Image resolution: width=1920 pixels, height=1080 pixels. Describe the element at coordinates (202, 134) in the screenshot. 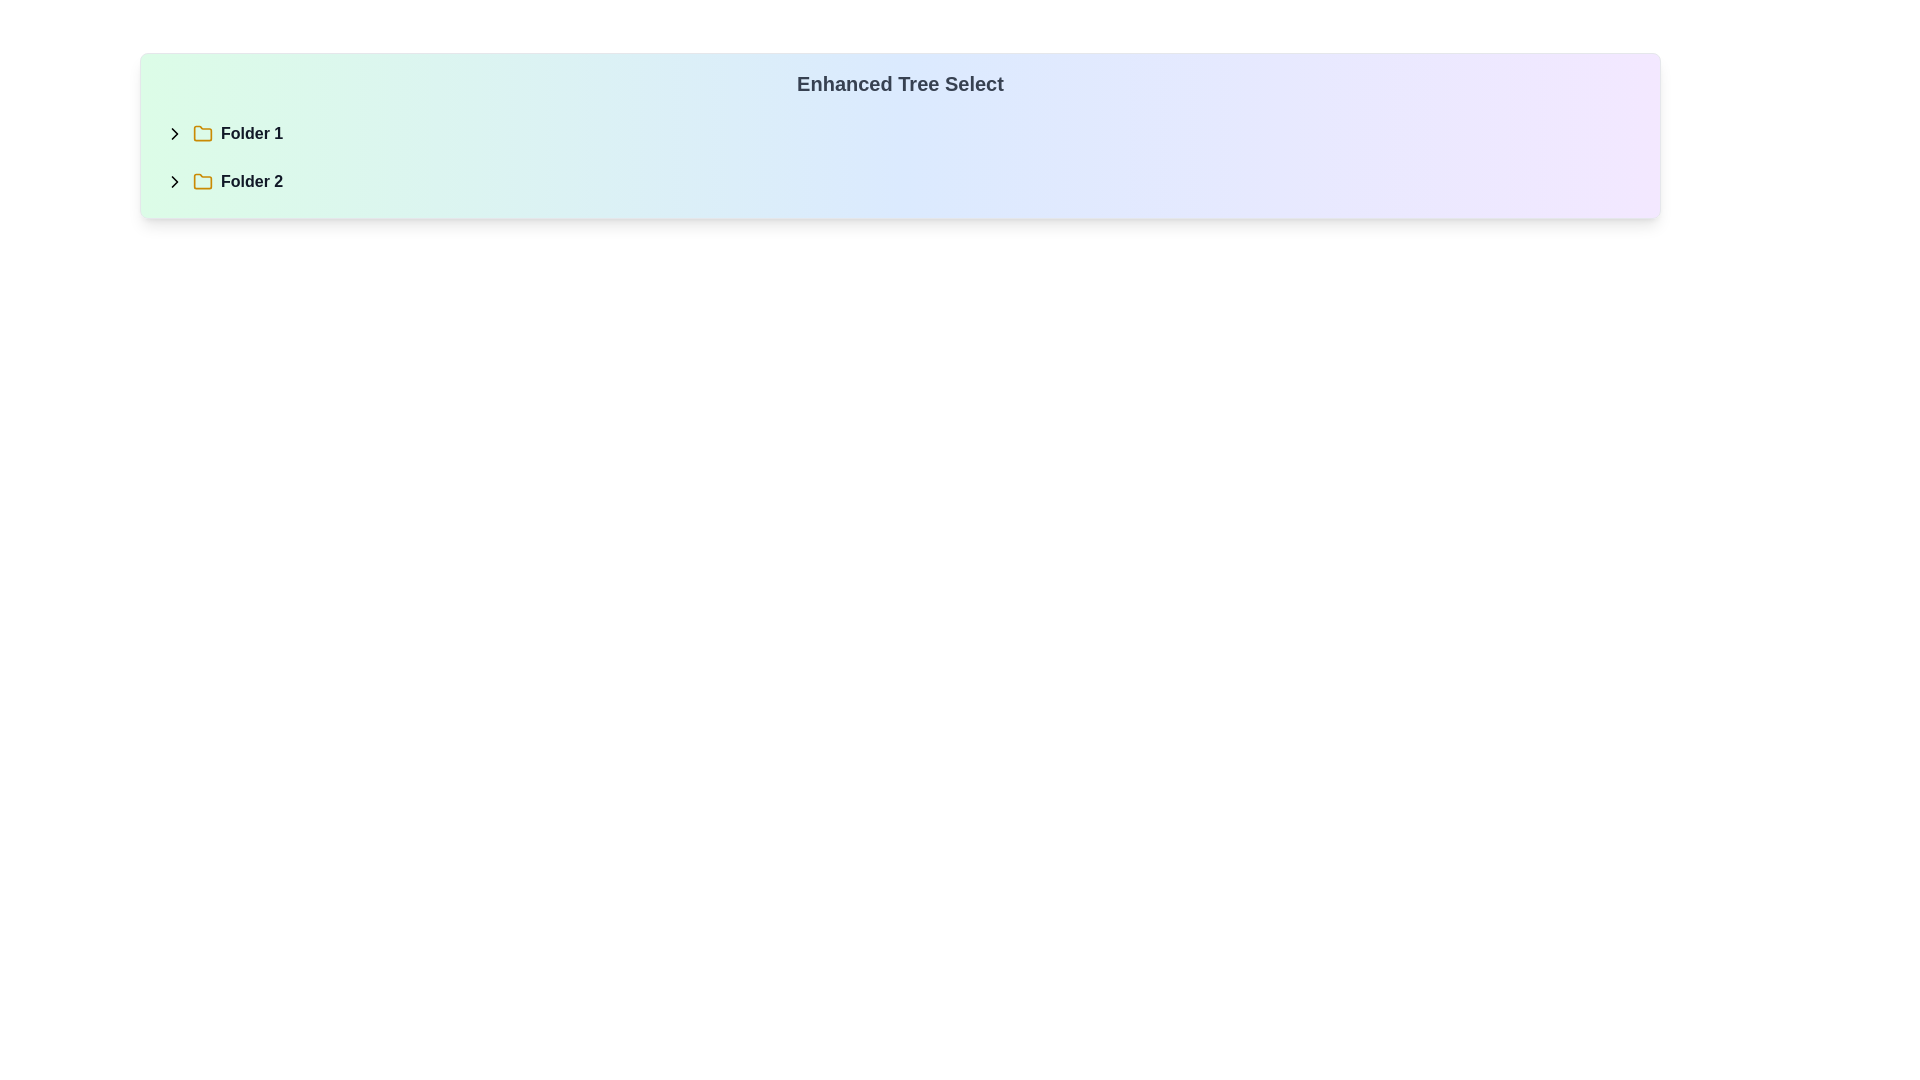

I see `the folder icon located to the left of the text 'Folder 1' in the first row under the 'Enhanced Tree Select' header` at that location.